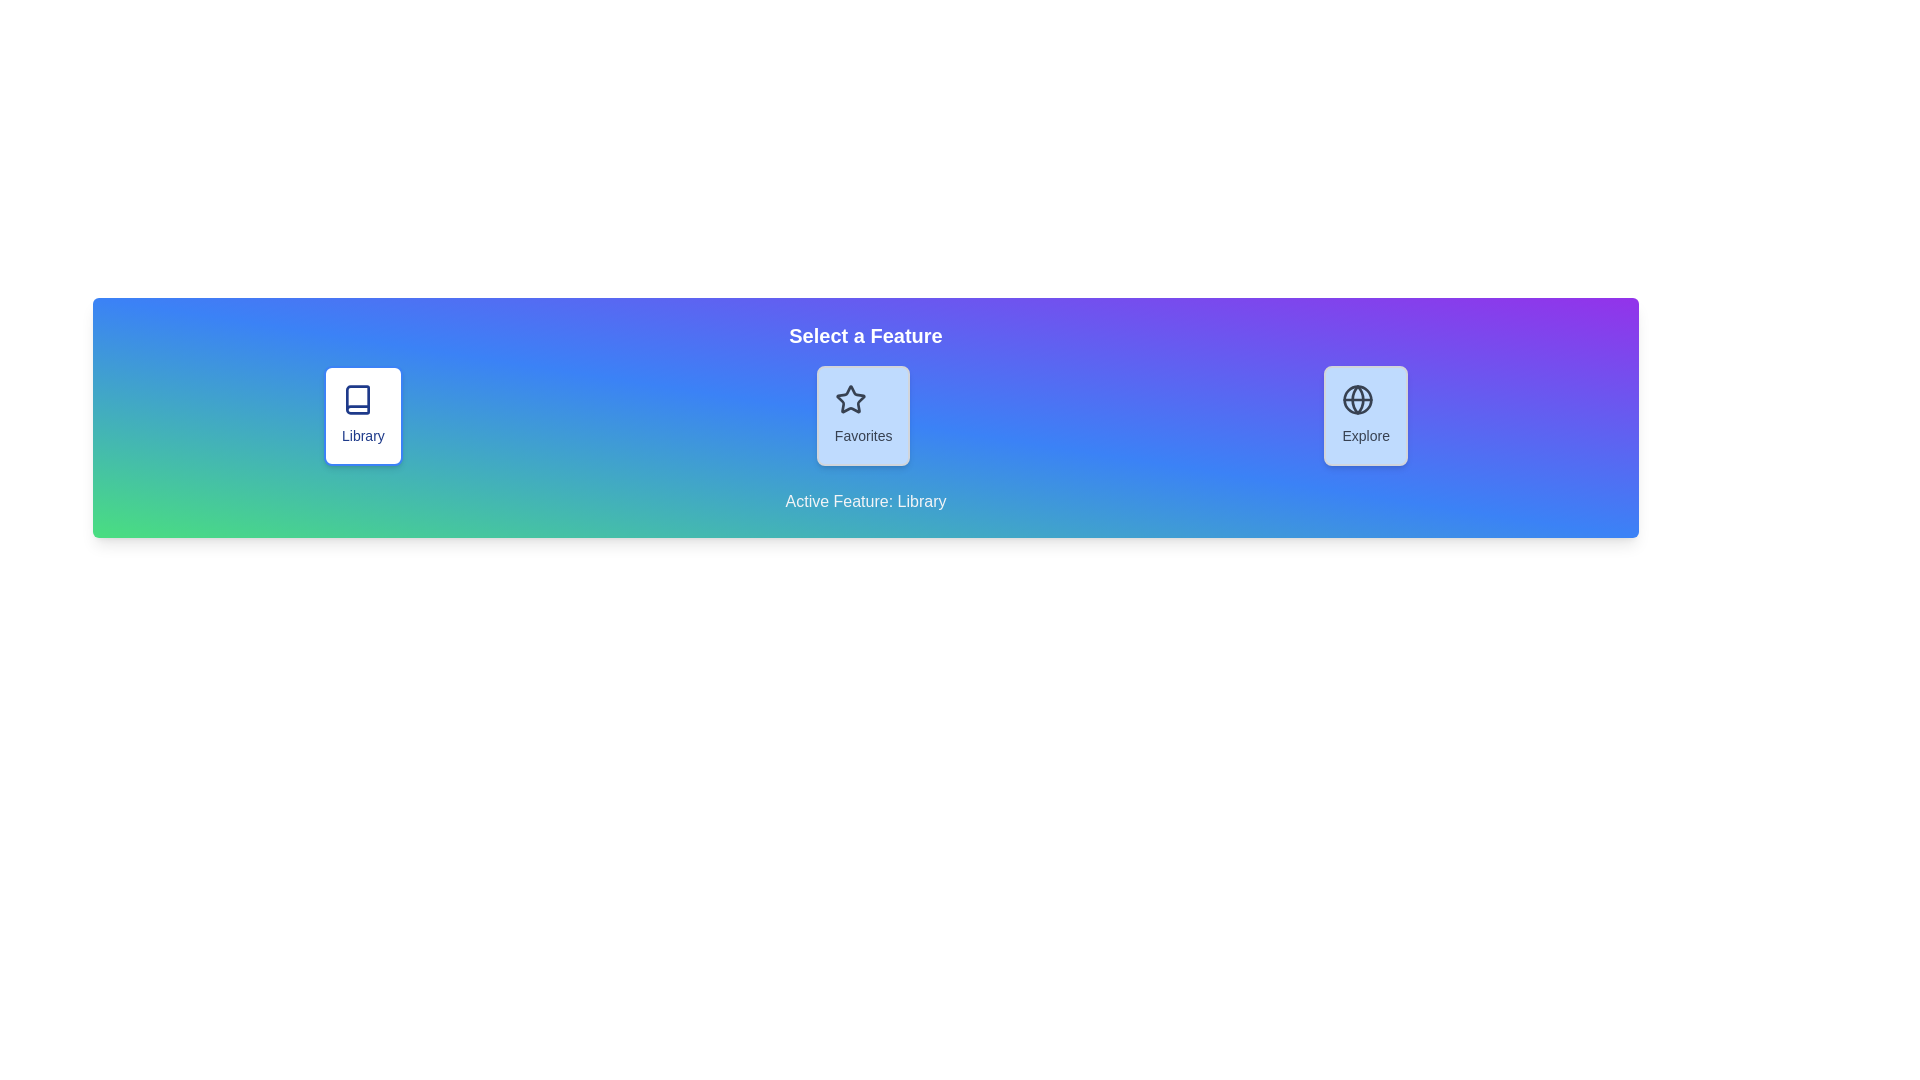 The image size is (1920, 1080). I want to click on the Favorites button to select it, so click(863, 415).